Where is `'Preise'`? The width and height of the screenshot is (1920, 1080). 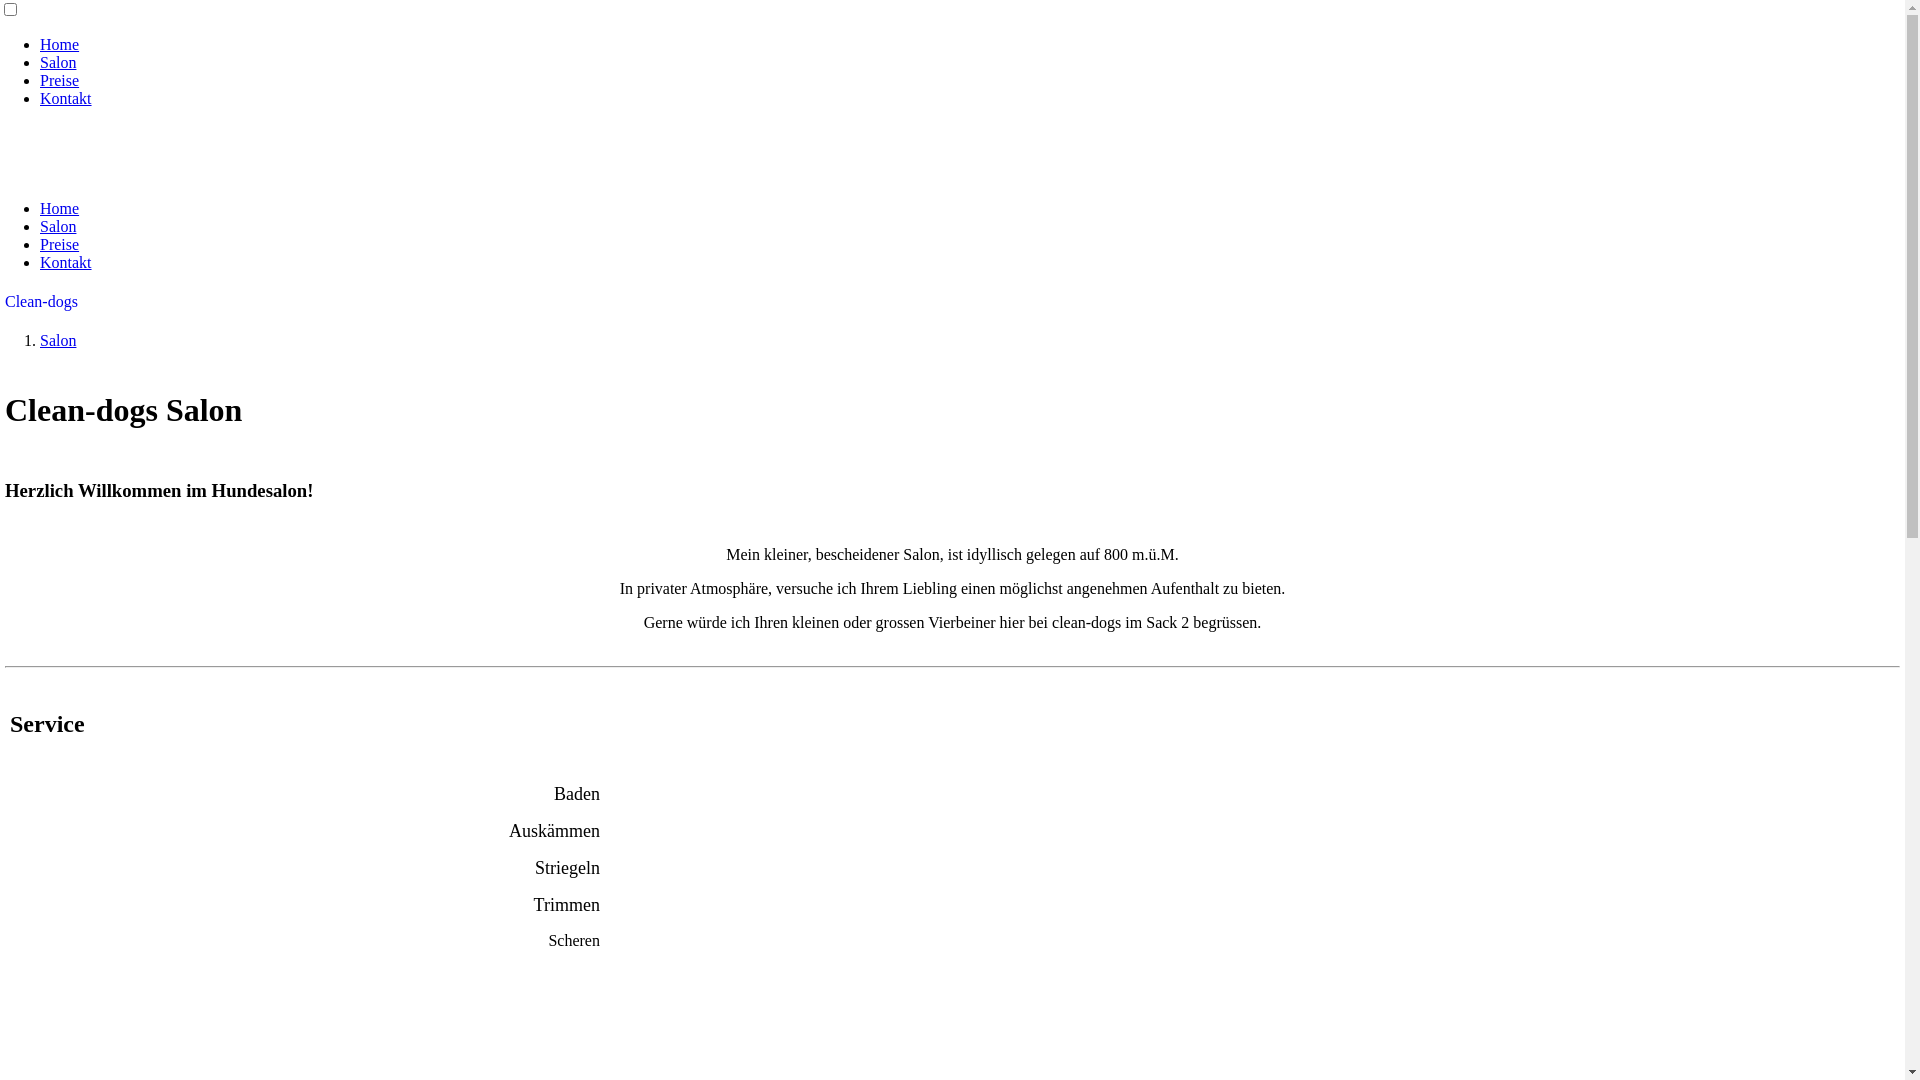 'Preise' is located at coordinates (59, 243).